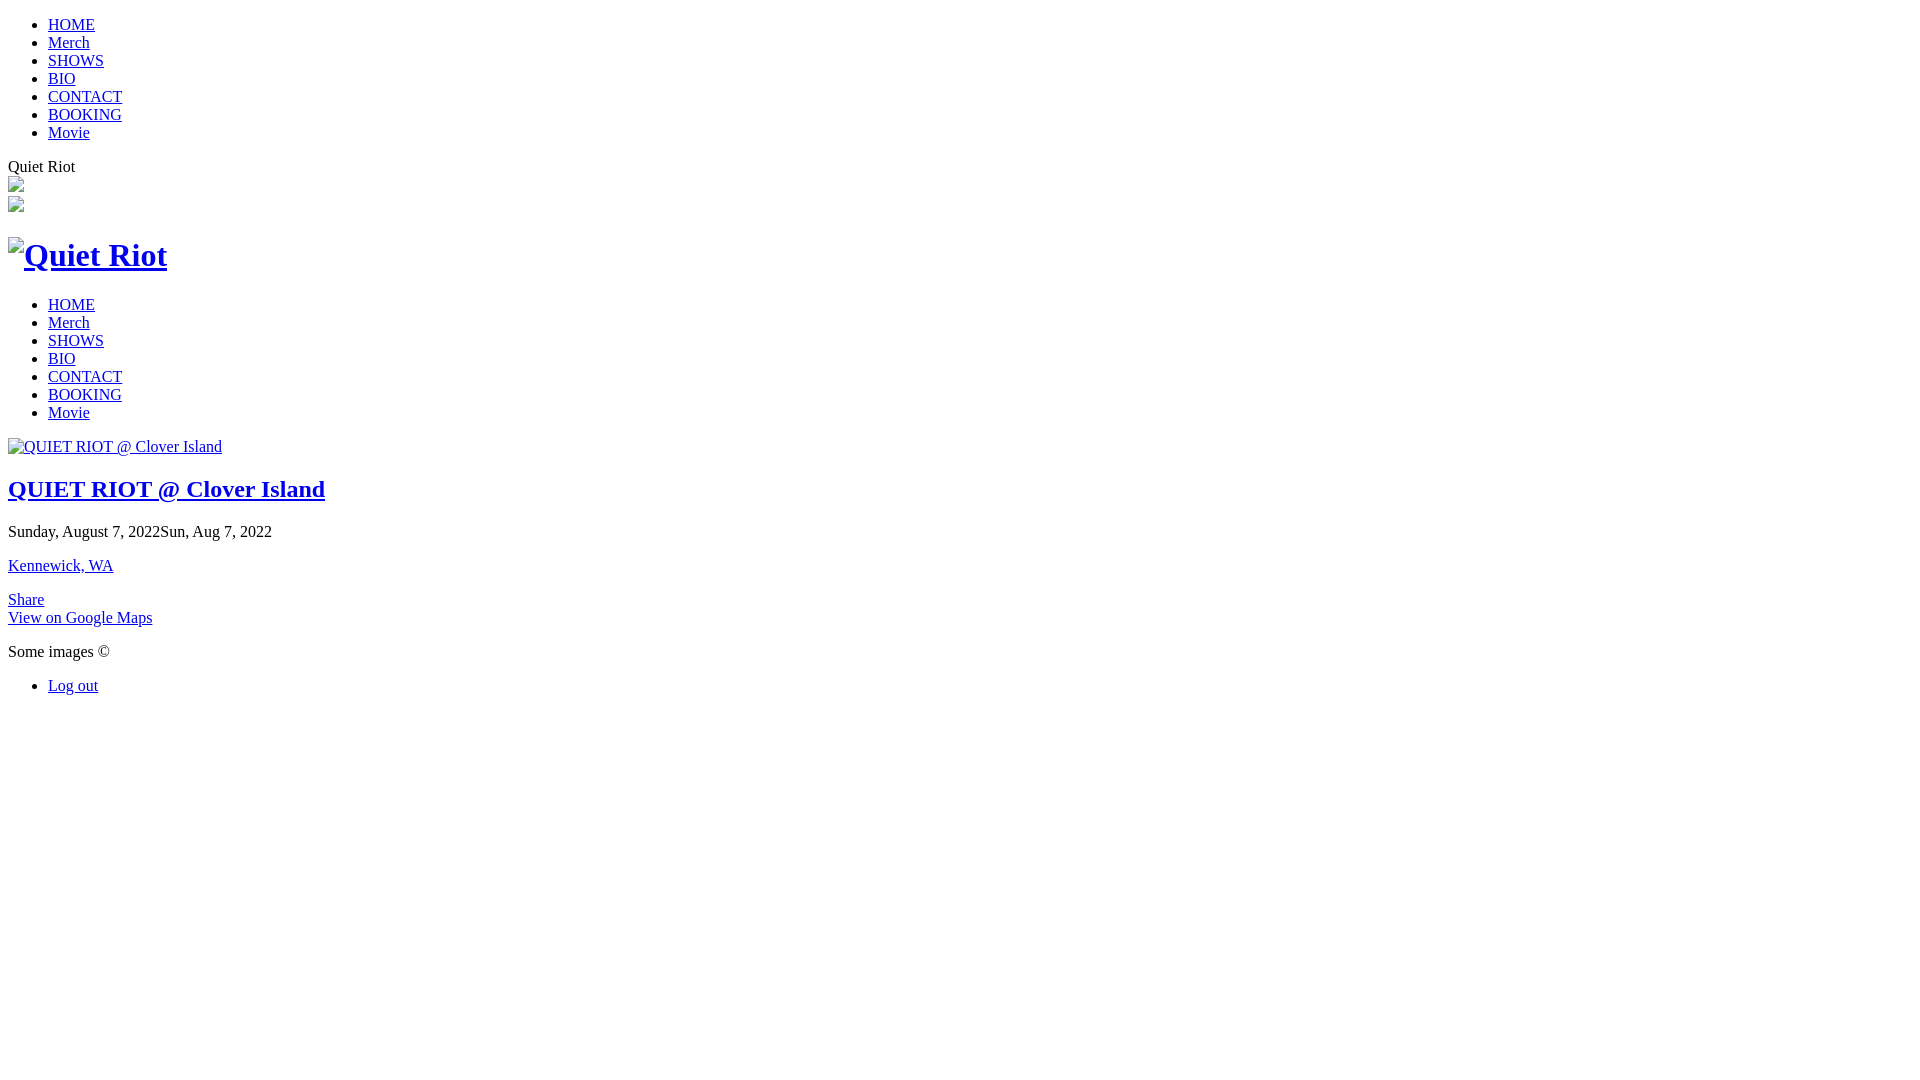 This screenshot has width=1920, height=1080. I want to click on 'SHOWS', so click(76, 339).